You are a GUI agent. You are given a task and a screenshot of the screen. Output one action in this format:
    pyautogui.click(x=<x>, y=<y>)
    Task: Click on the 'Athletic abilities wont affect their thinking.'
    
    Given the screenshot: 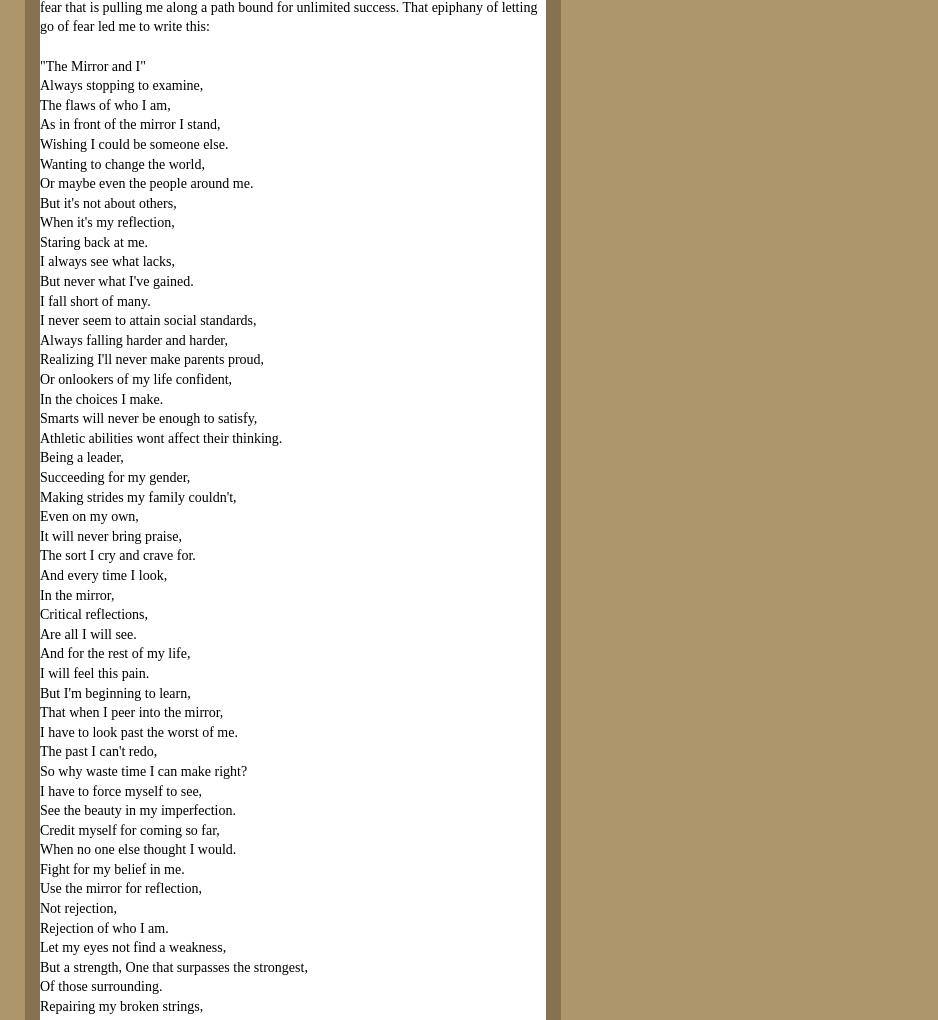 What is the action you would take?
    pyautogui.click(x=160, y=436)
    